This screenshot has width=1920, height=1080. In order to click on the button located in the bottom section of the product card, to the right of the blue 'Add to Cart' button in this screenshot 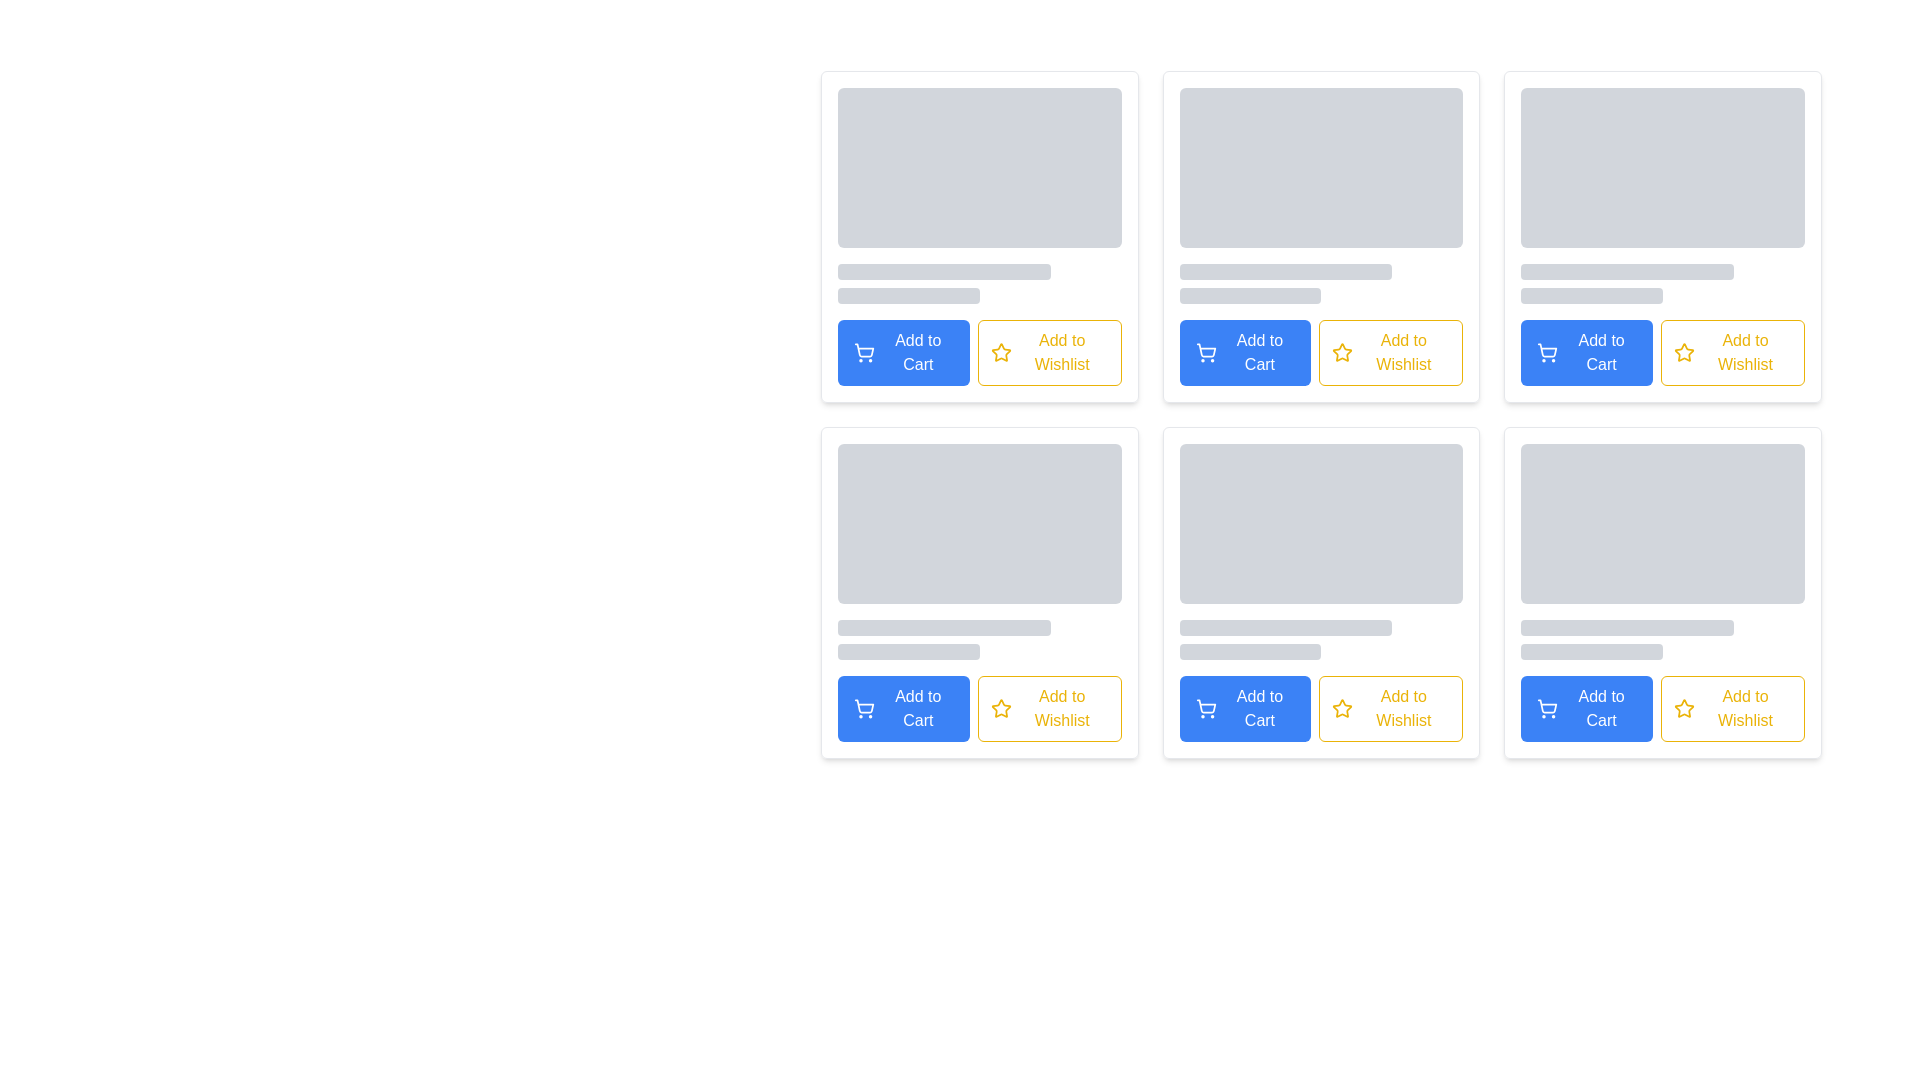, I will do `click(1321, 352)`.